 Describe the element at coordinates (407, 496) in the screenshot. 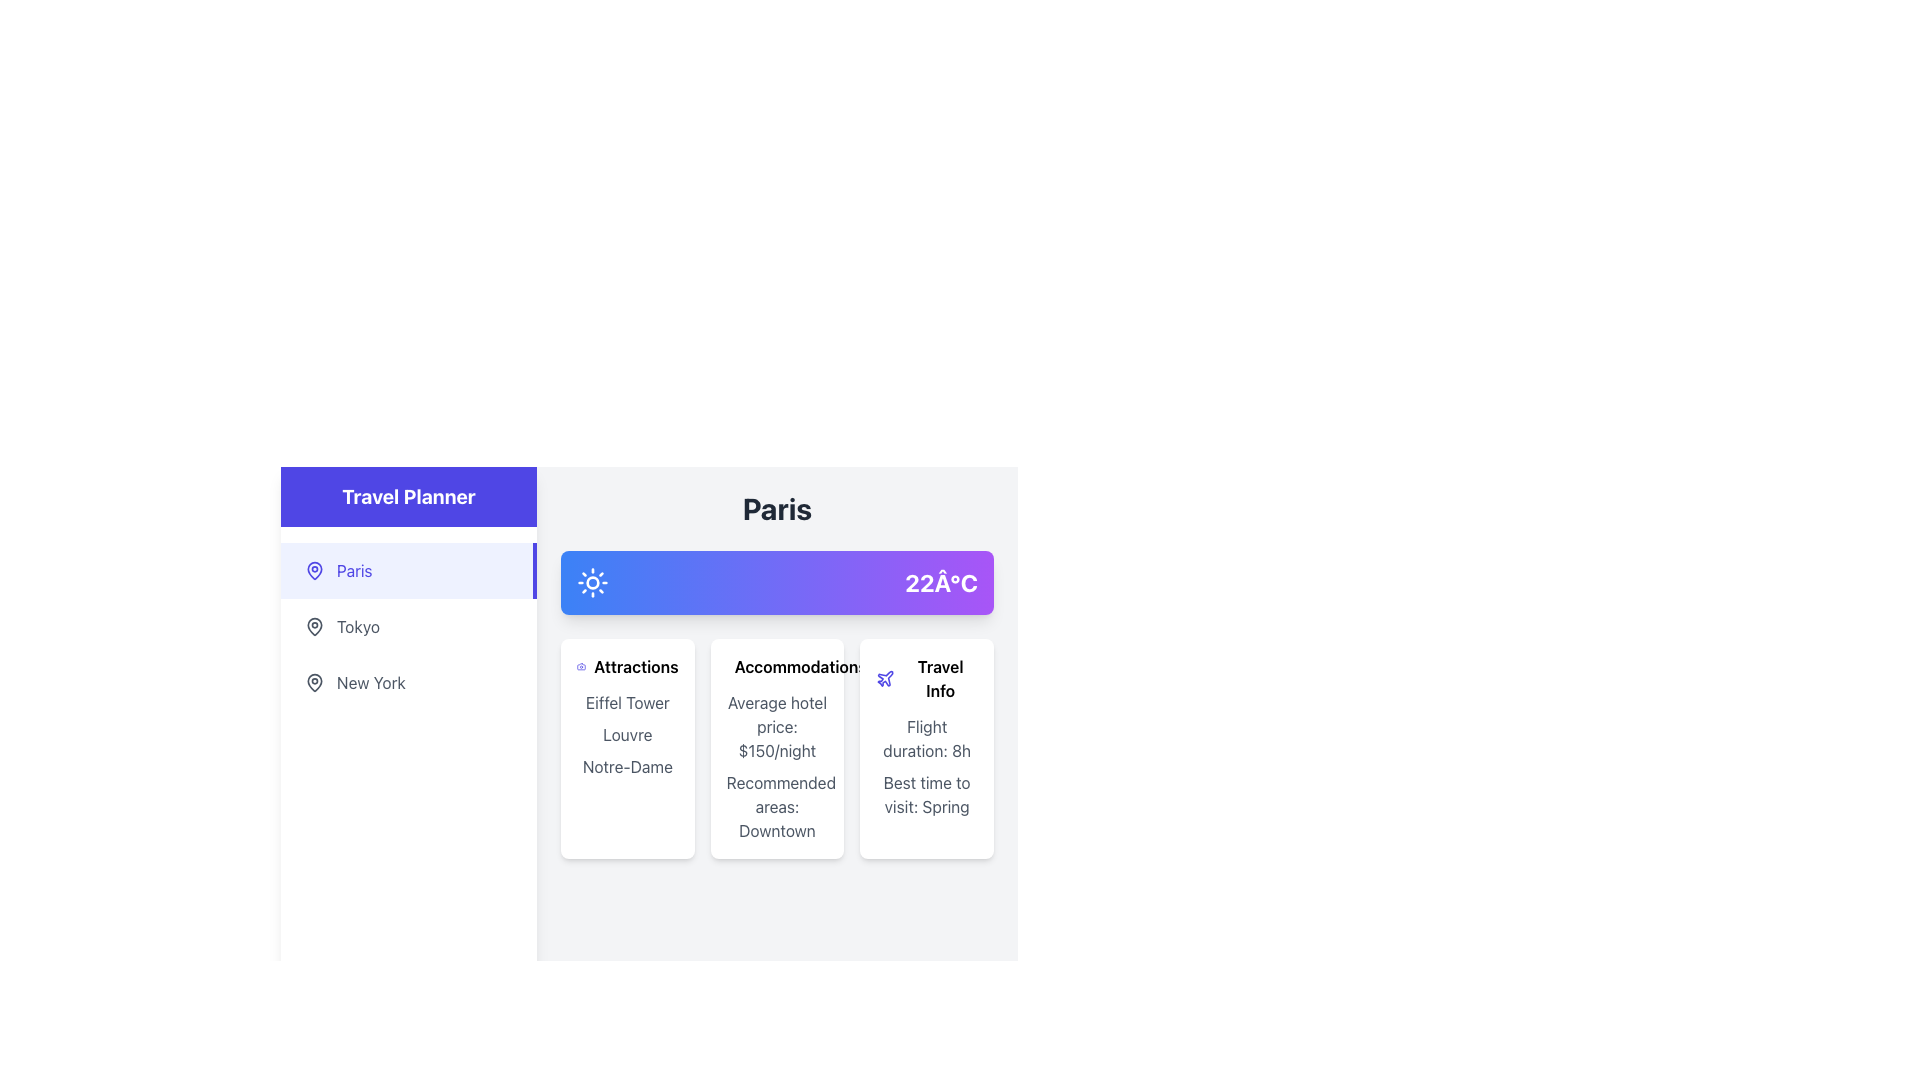

I see `the Text Box element serving as the title or header for the Travel Planner section` at that location.